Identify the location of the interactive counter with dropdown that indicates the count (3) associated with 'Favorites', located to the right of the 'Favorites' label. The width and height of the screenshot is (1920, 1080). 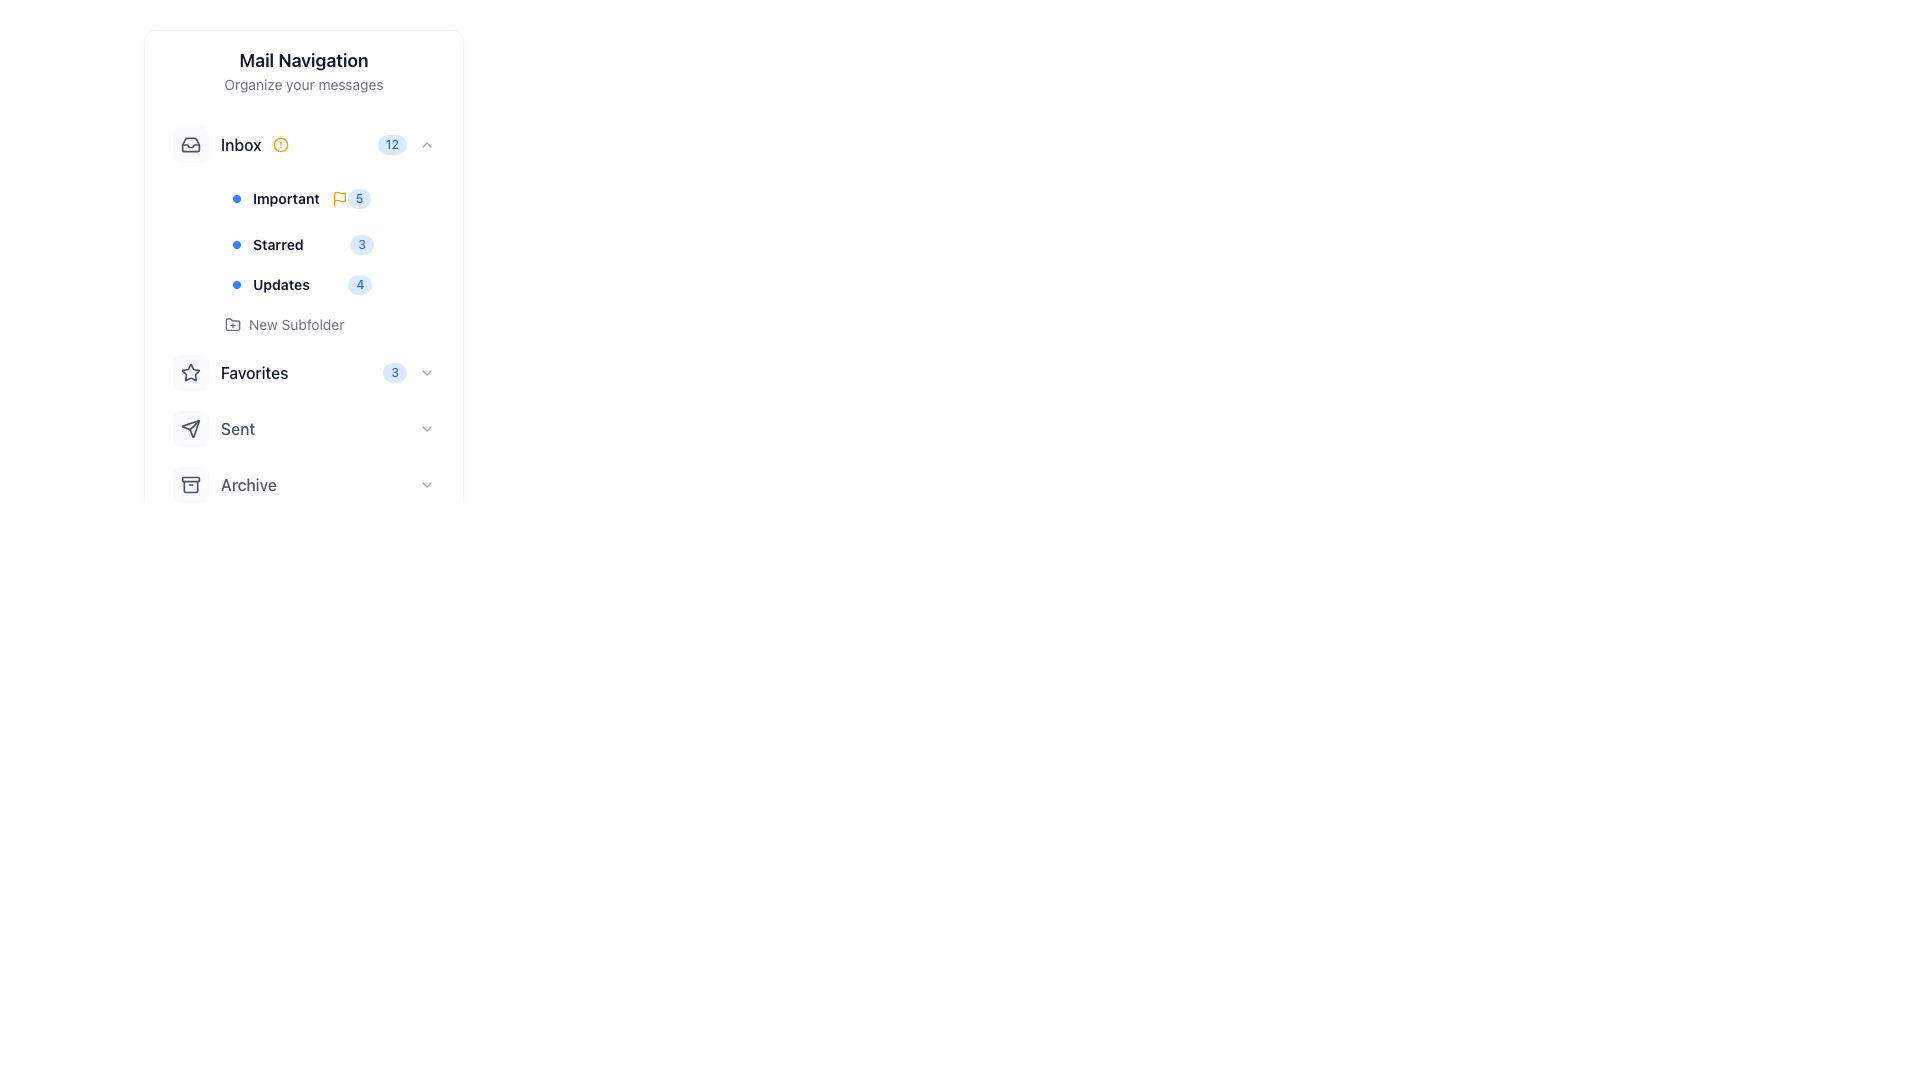
(408, 373).